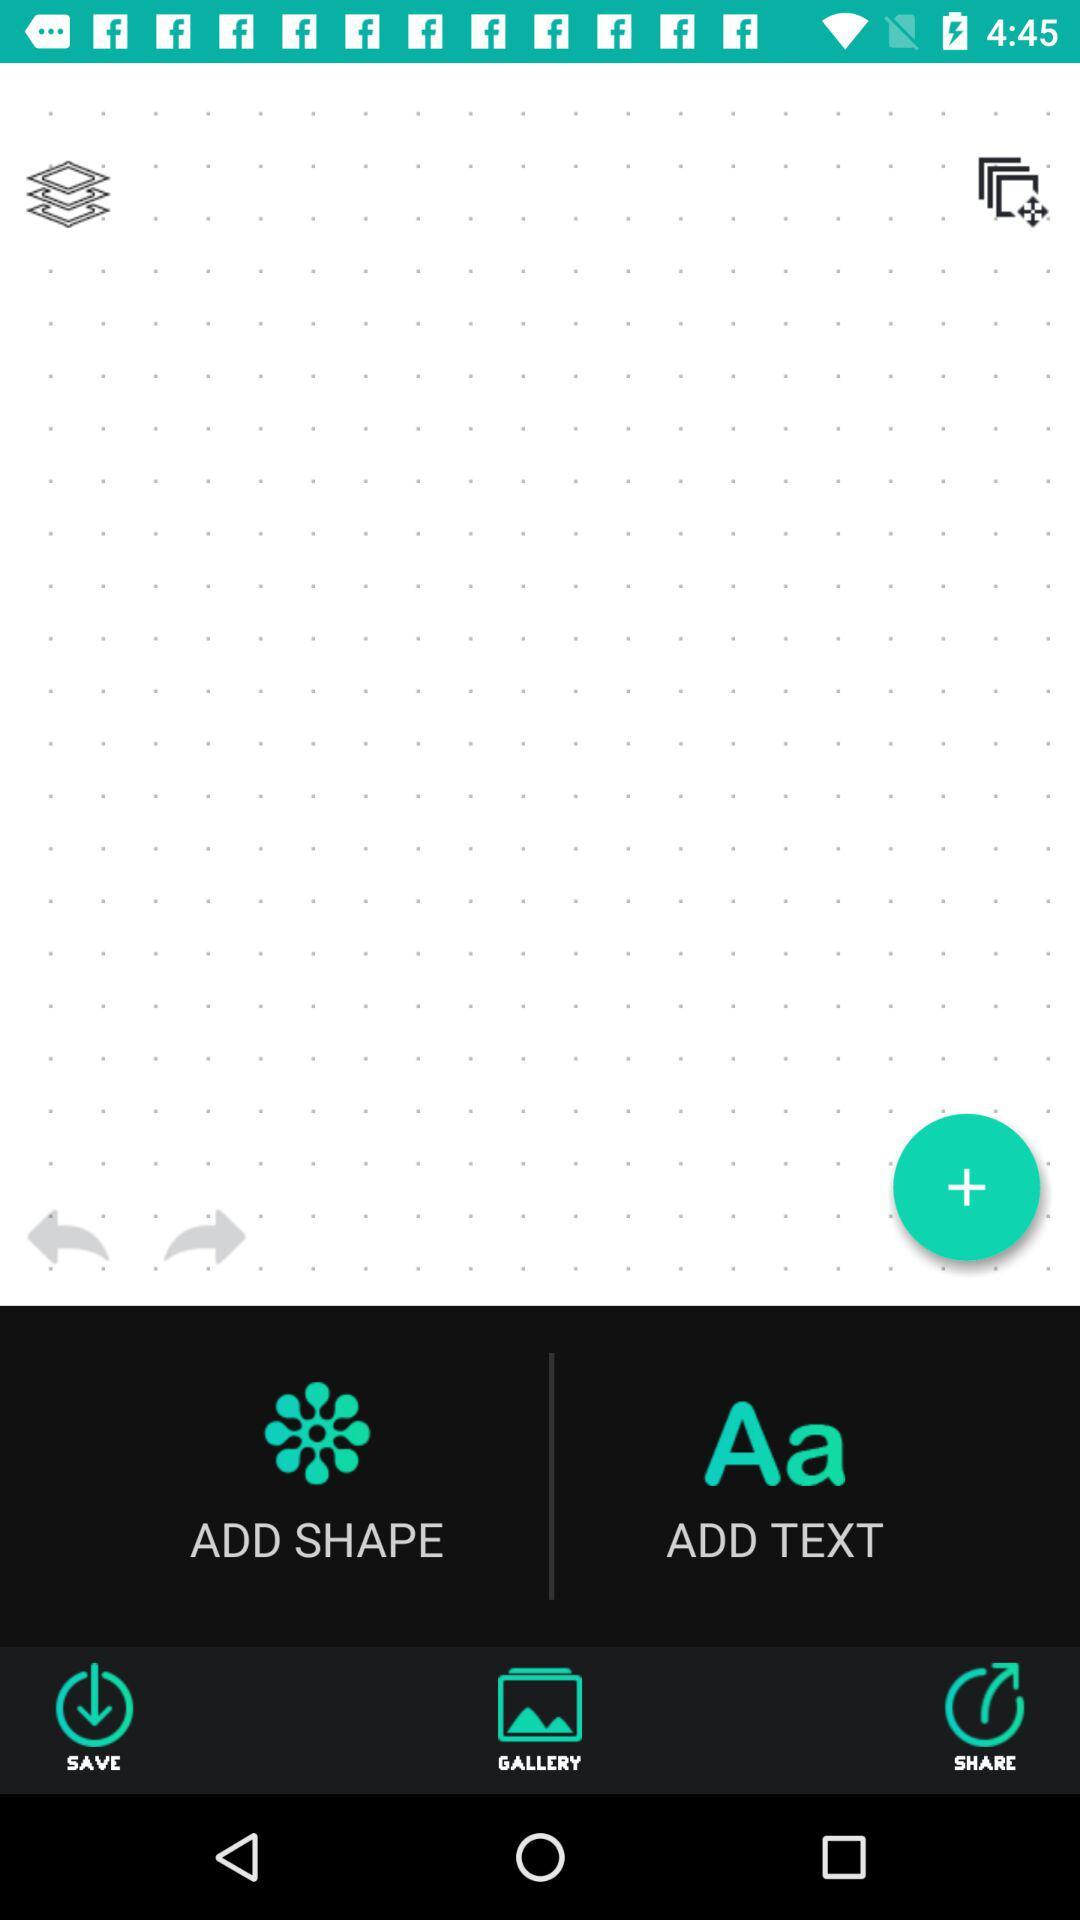 This screenshot has height=1920, width=1080. I want to click on the share icon, so click(984, 1719).